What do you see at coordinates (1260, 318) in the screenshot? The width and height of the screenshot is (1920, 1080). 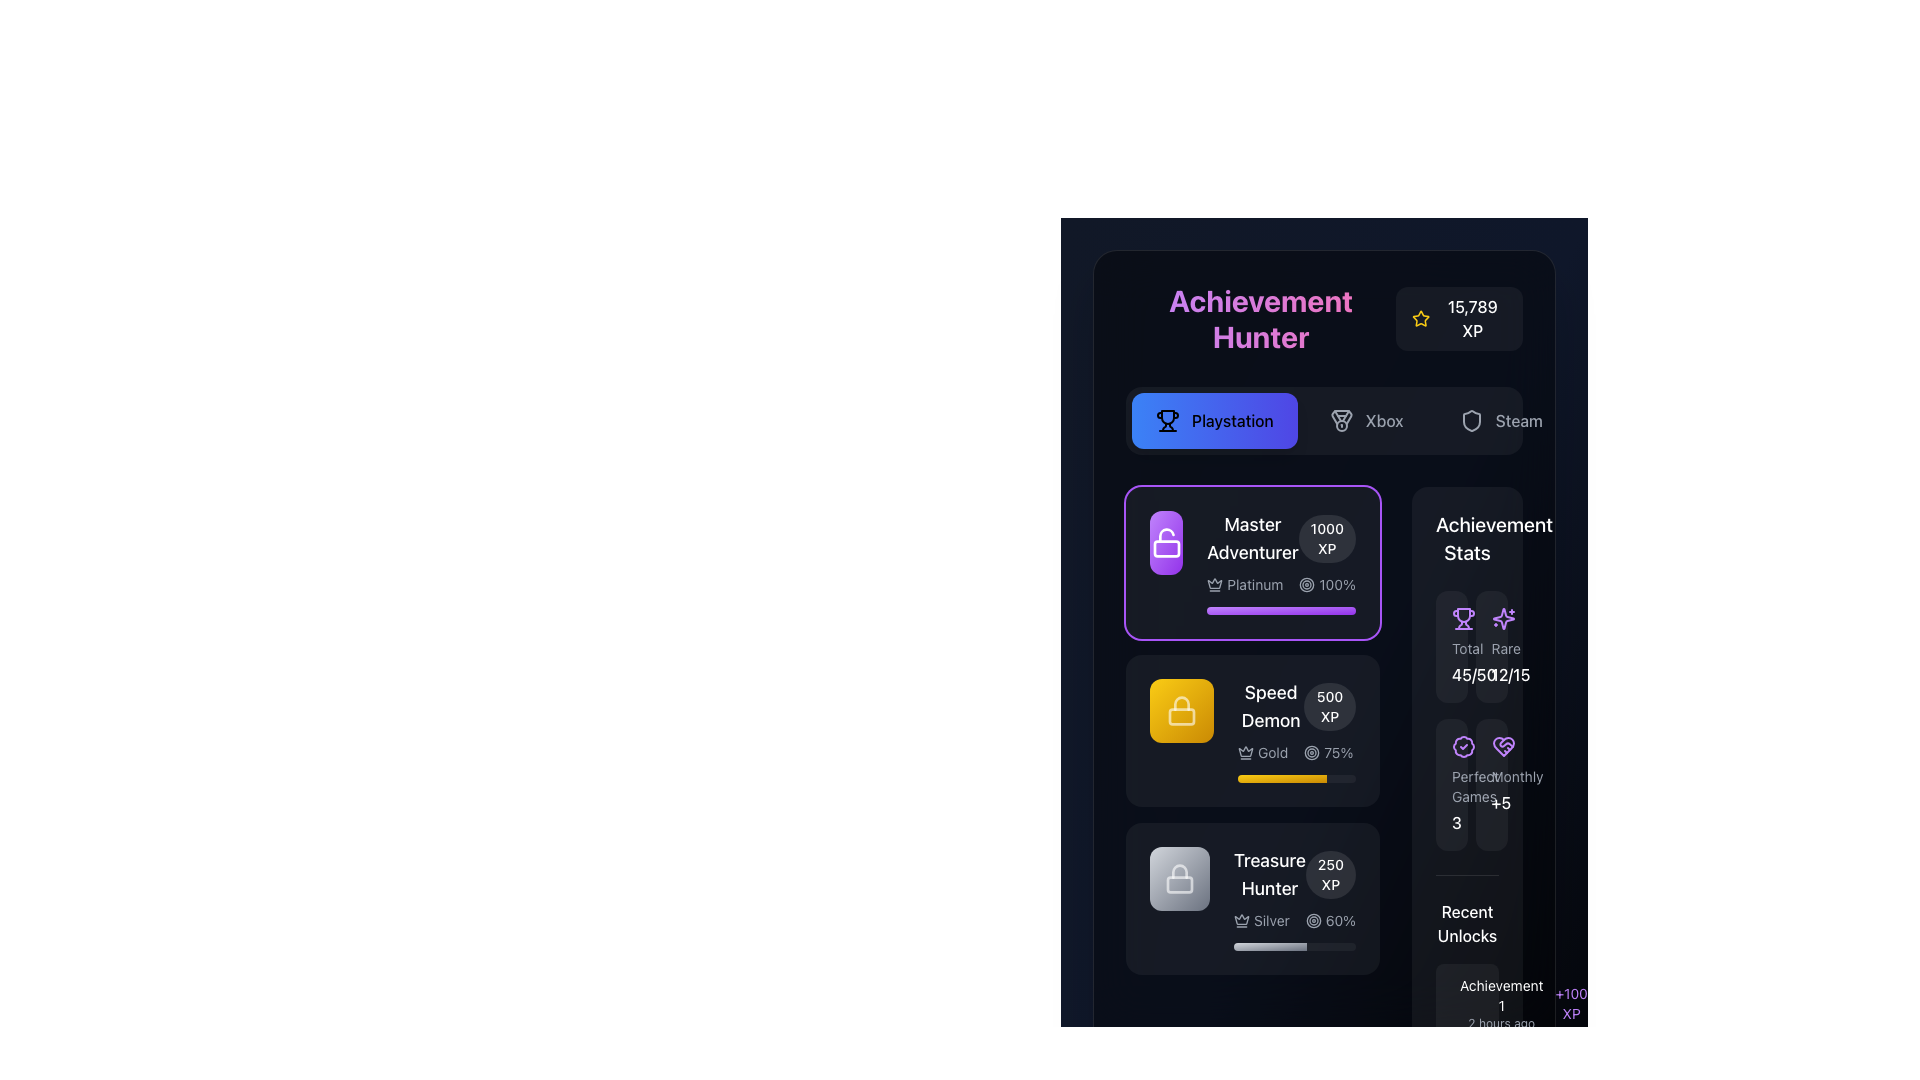 I see `the bold-text heading 'Achievement Hunter' which has a gradient color transitioning from purple to pink, located in the top-left section of the navigation bar` at bounding box center [1260, 318].